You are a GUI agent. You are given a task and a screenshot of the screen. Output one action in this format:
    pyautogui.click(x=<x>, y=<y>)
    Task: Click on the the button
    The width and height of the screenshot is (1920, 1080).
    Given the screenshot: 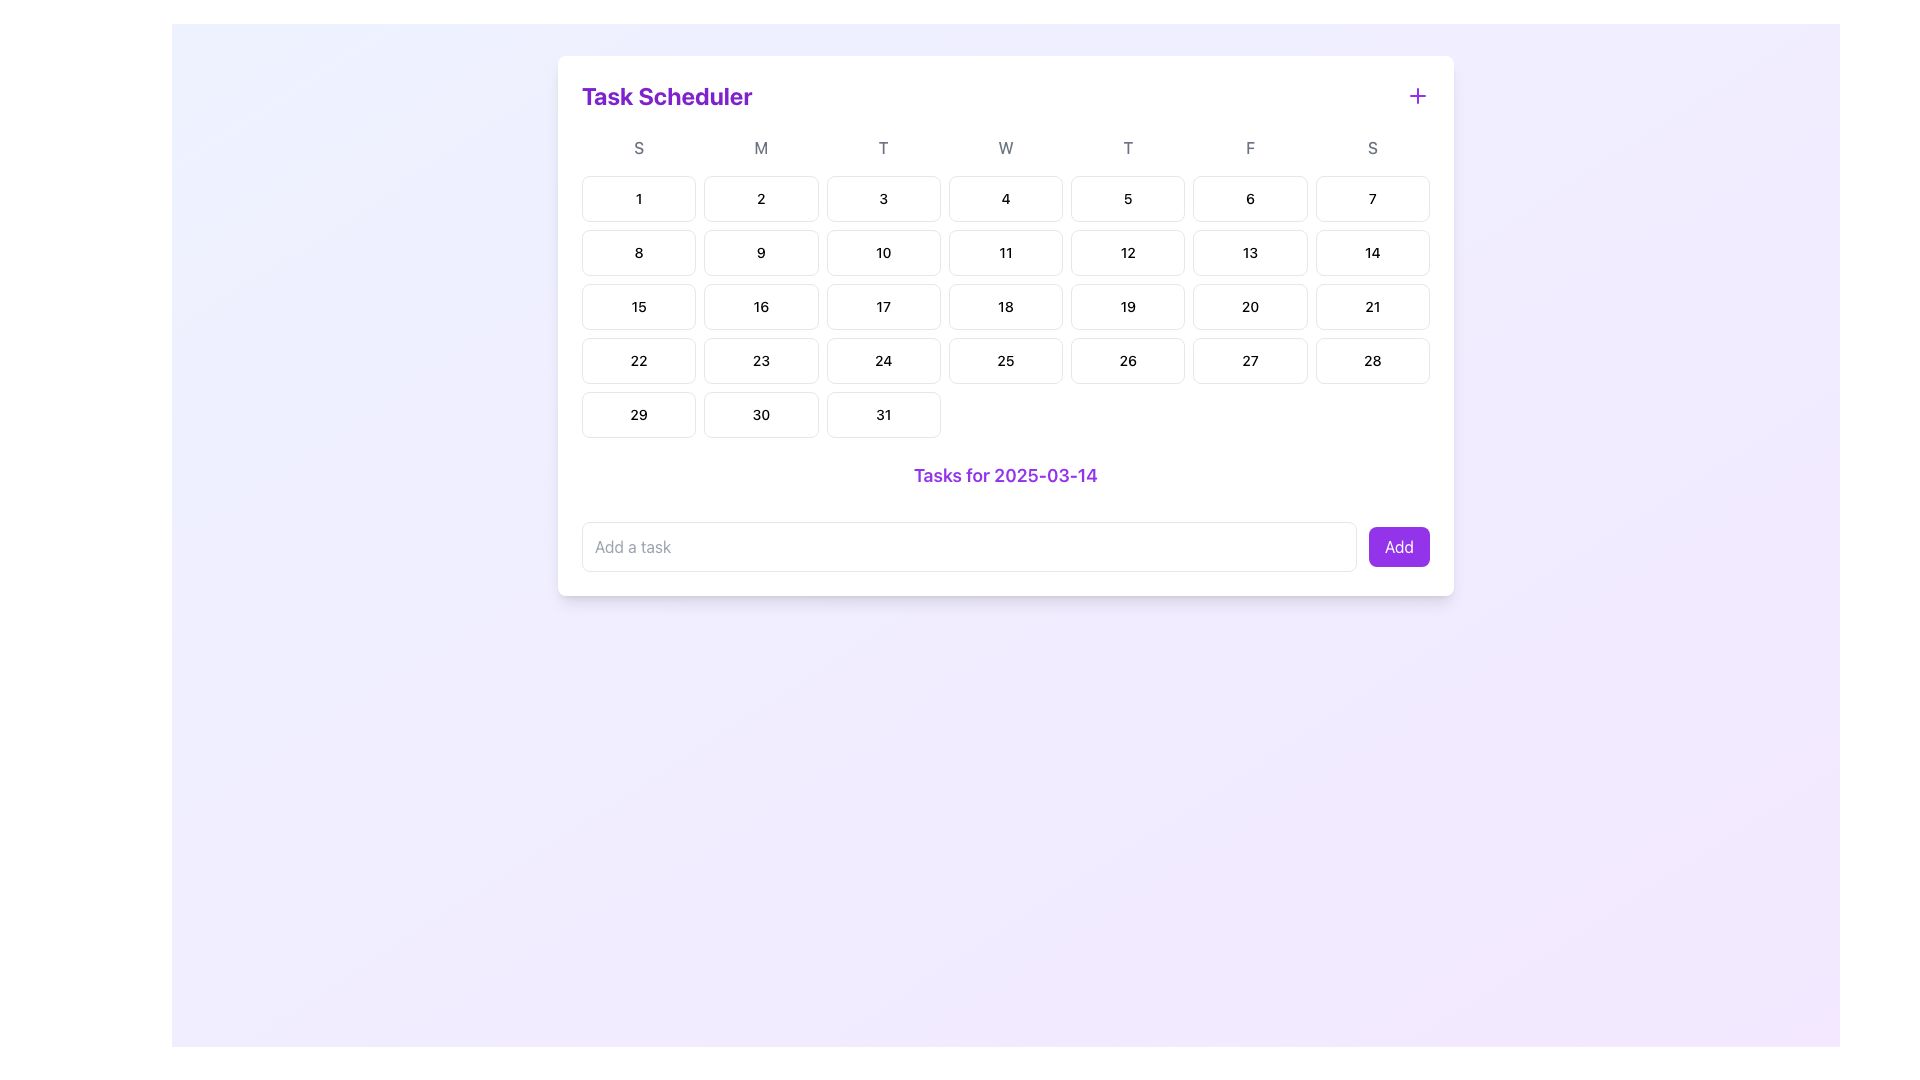 What is the action you would take?
    pyautogui.click(x=760, y=307)
    